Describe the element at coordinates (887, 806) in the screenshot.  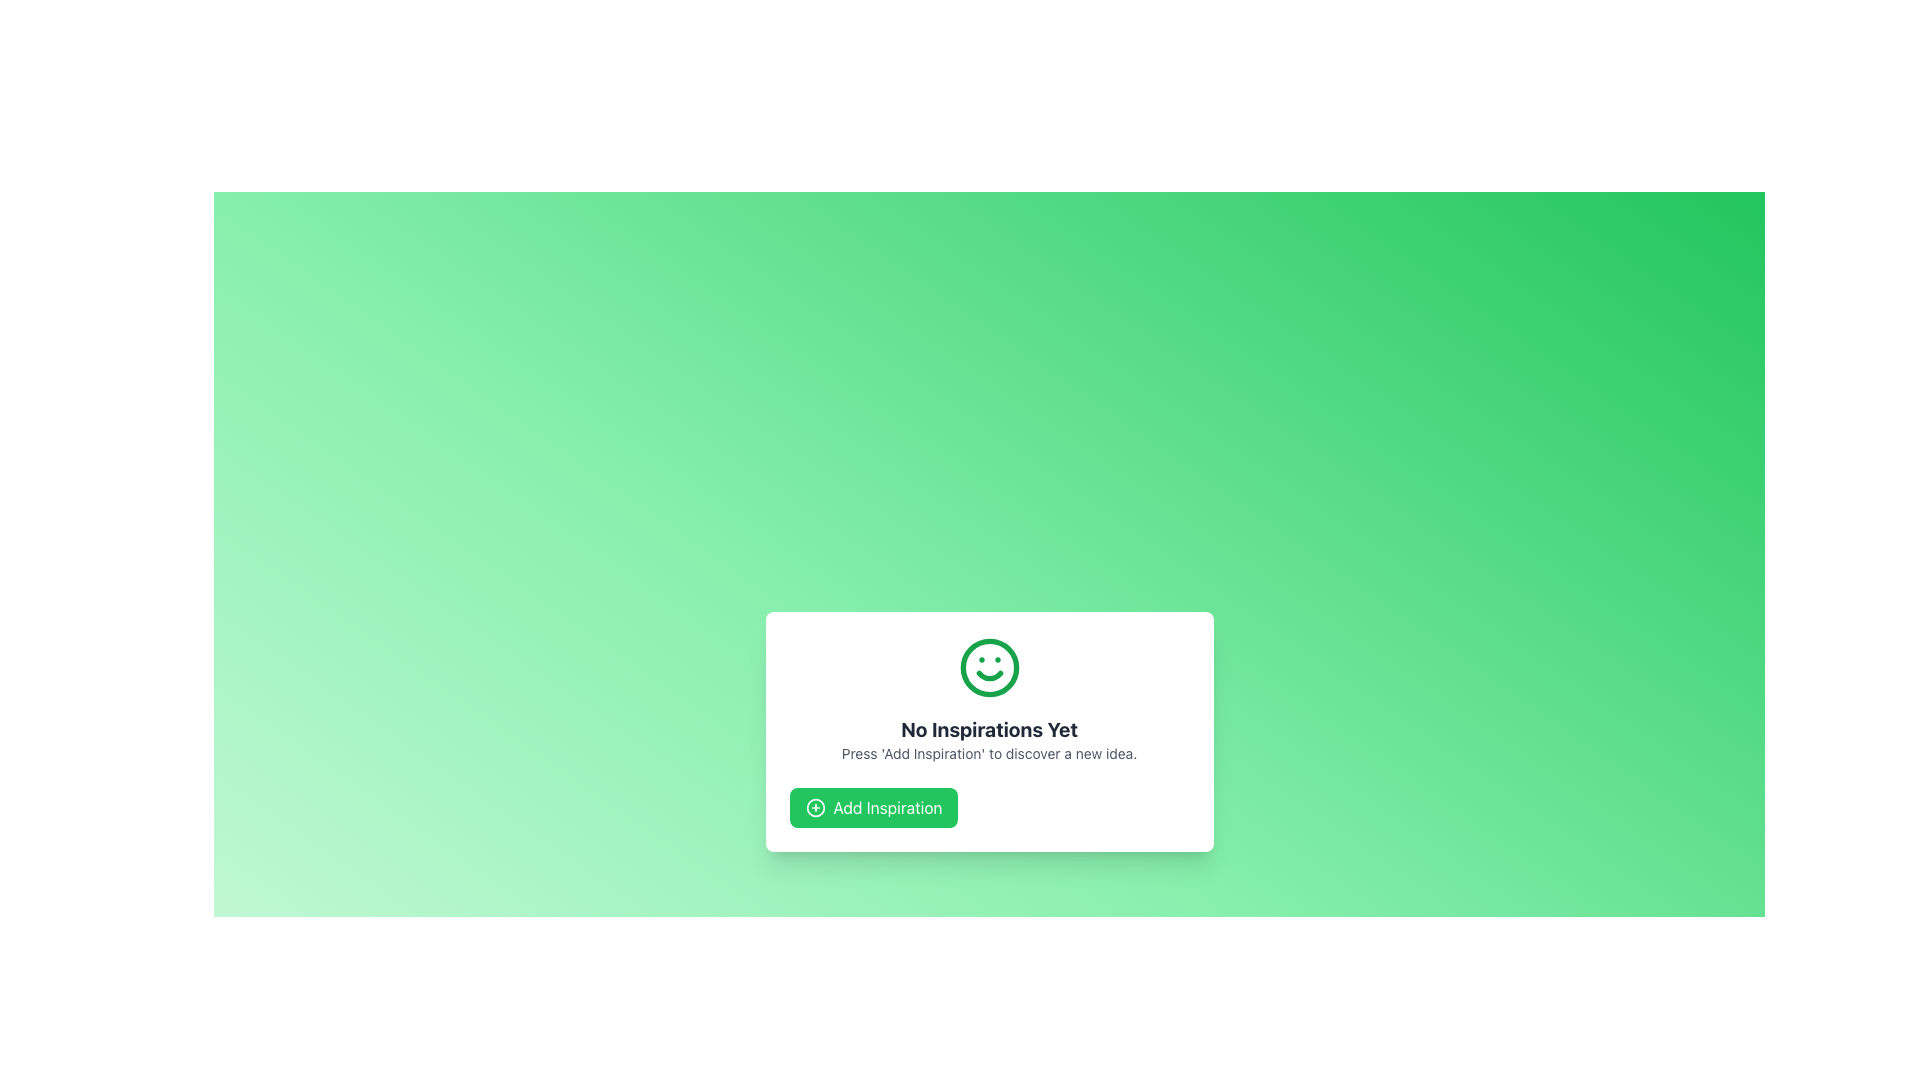
I see `the 'Add Inspiration' text label which is located on a green button at the bottom of a white card, next to a plus sign icon` at that location.